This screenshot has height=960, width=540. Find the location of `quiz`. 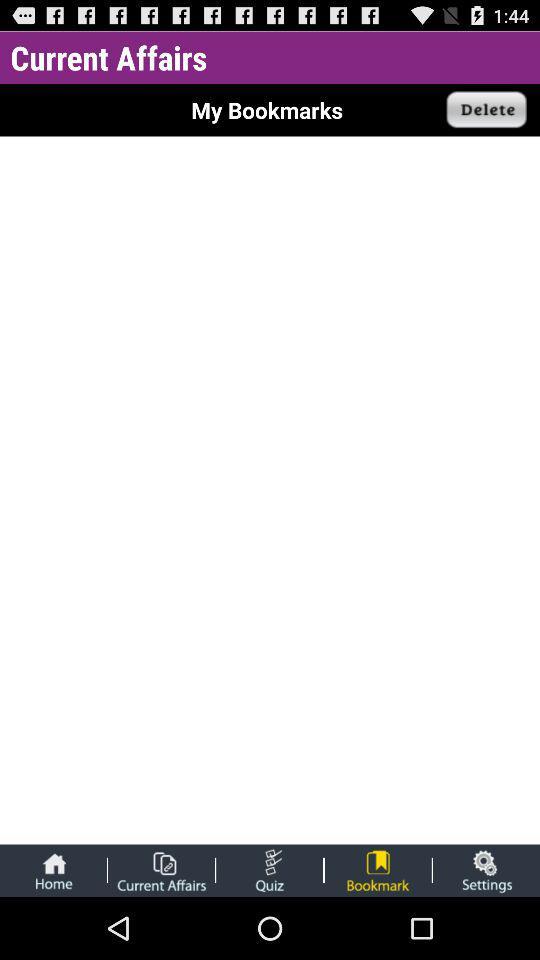

quiz is located at coordinates (269, 869).